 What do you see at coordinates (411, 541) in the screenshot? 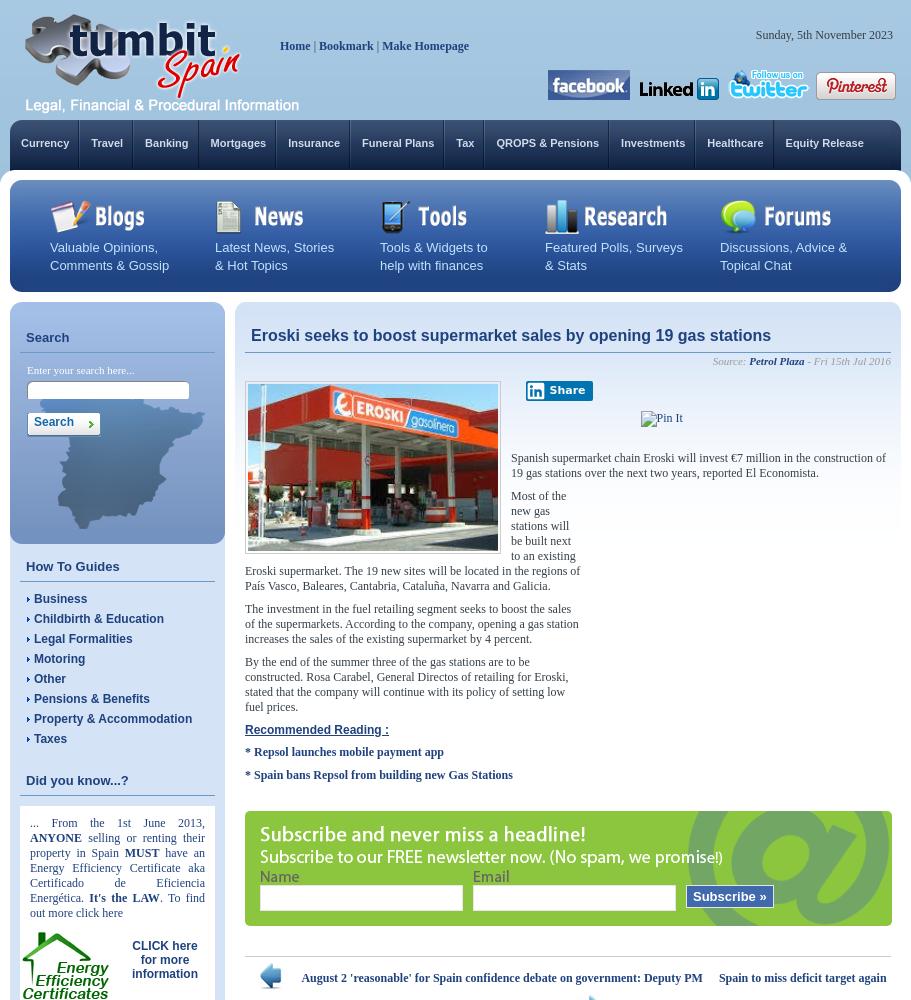
I see `'Most of the new gas stations will be built next to an existing Eroski supermarket. The 19 new sites will be located in the regions of País Vasco, Baleares, Cantabria, Cataluña, Navarra and Galicia.'` at bounding box center [411, 541].